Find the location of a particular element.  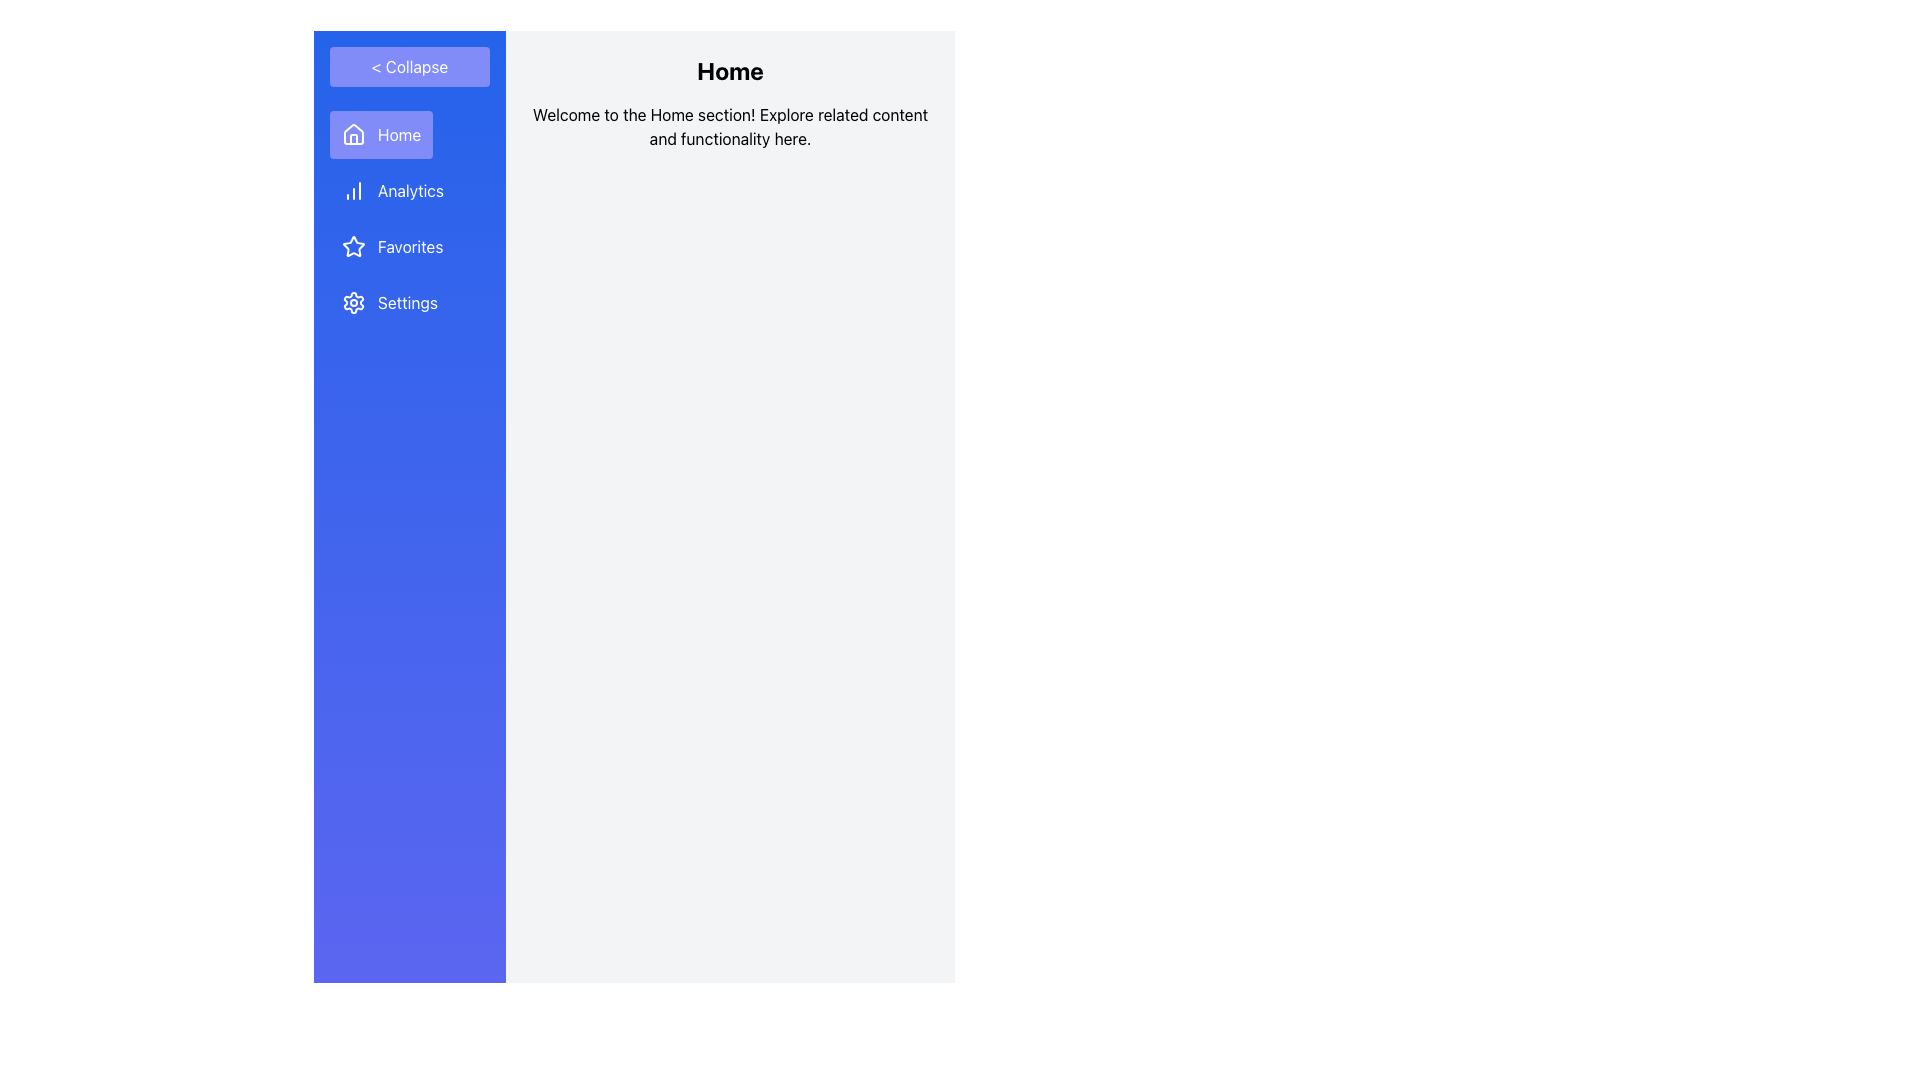

the 'Analytics' button located in the vertical navigation list on the left sidebar, which is styled with a blue background and white text is located at coordinates (393, 191).